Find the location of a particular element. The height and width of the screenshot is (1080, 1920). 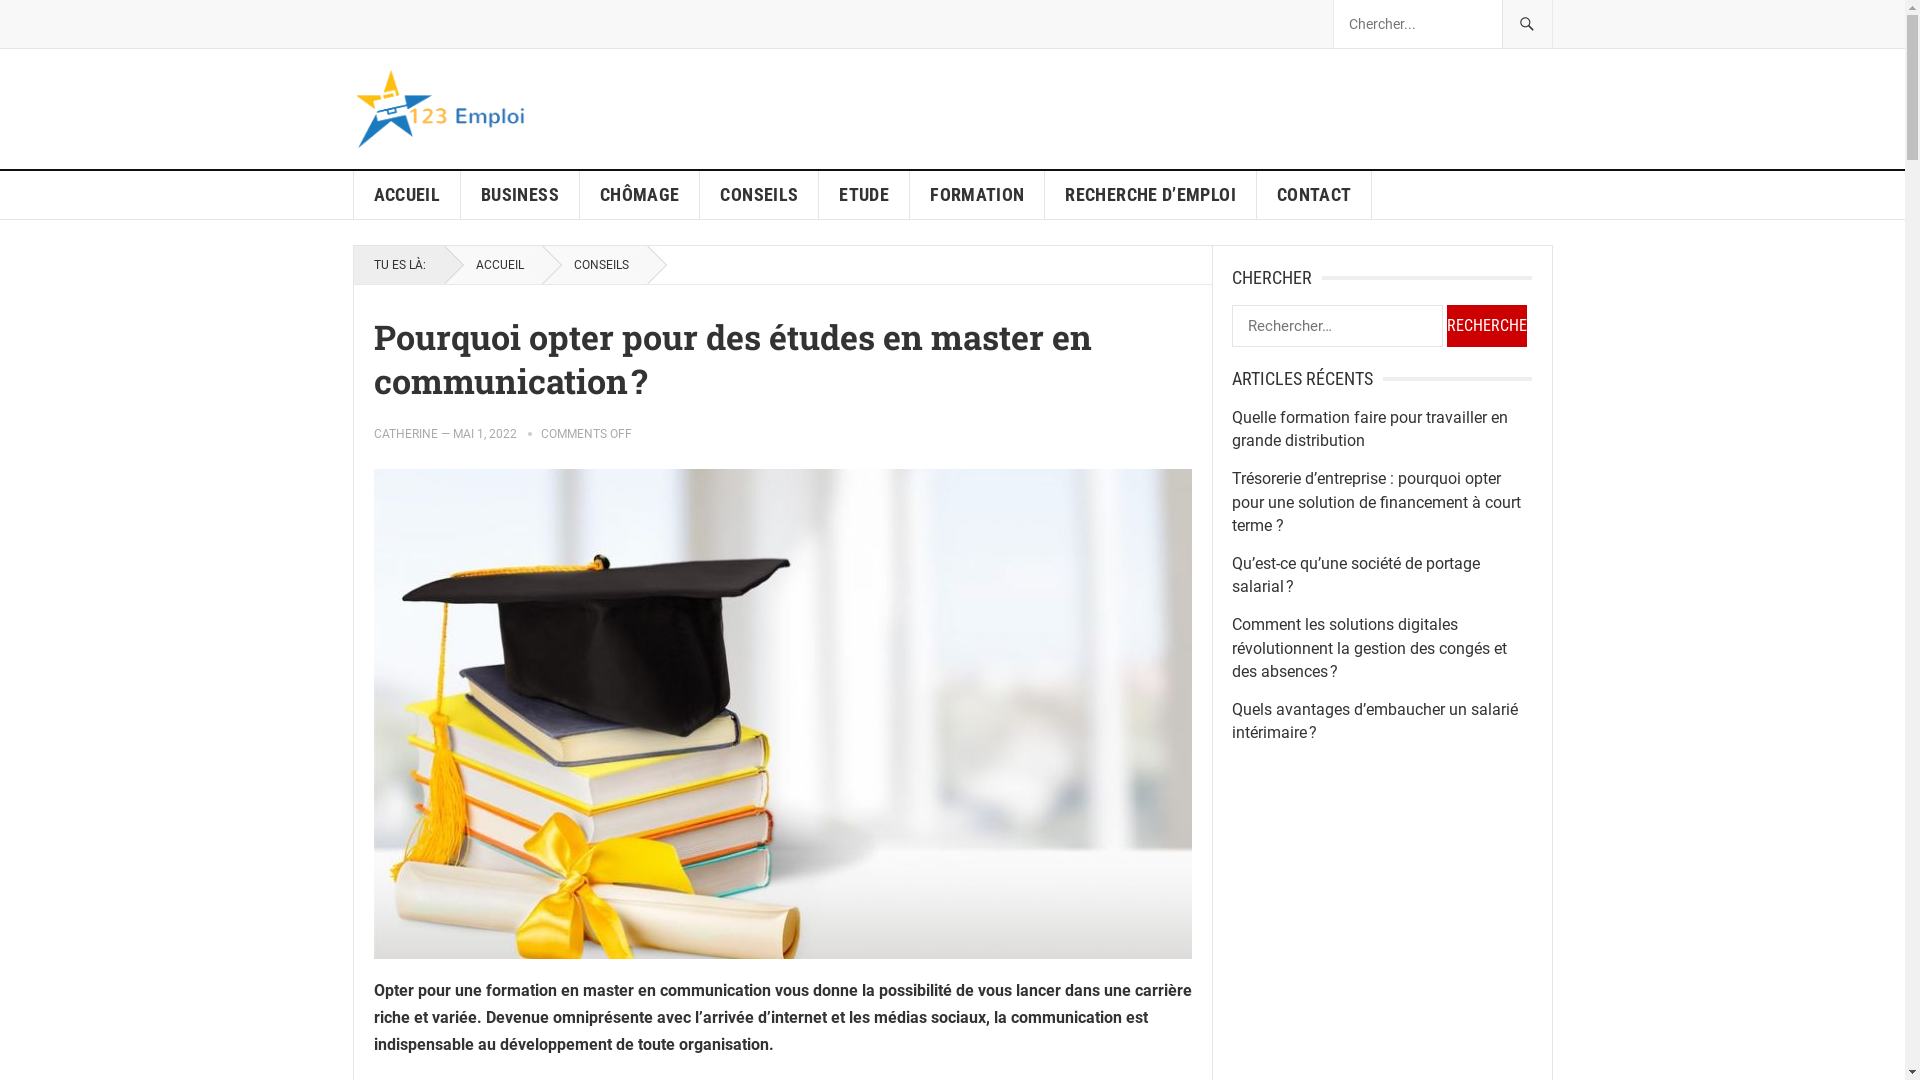

'ACCUEIL' is located at coordinates (407, 195).